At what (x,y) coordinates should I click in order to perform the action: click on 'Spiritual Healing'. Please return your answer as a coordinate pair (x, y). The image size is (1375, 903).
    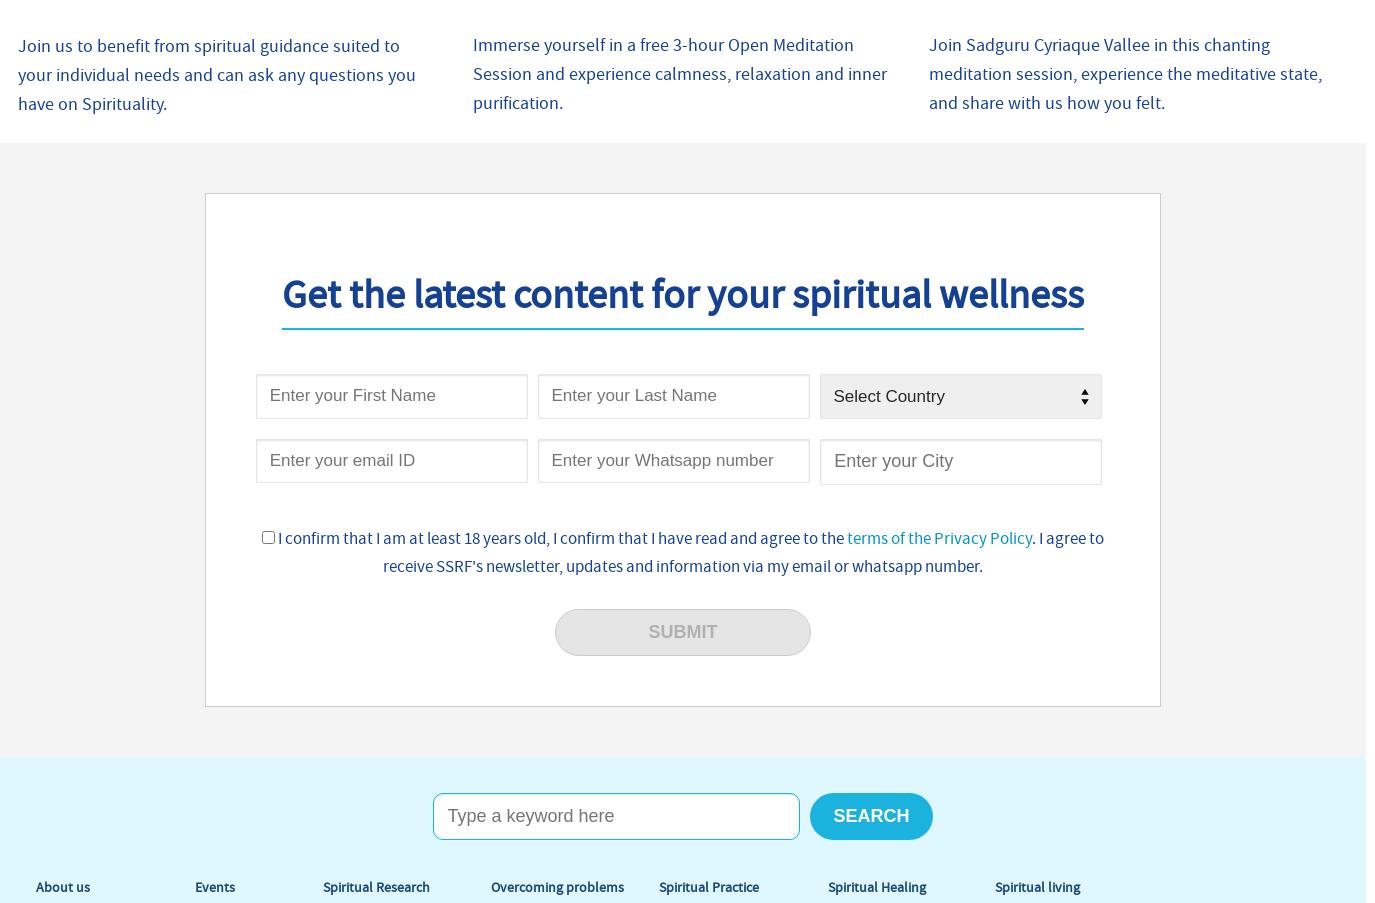
    Looking at the image, I should click on (876, 887).